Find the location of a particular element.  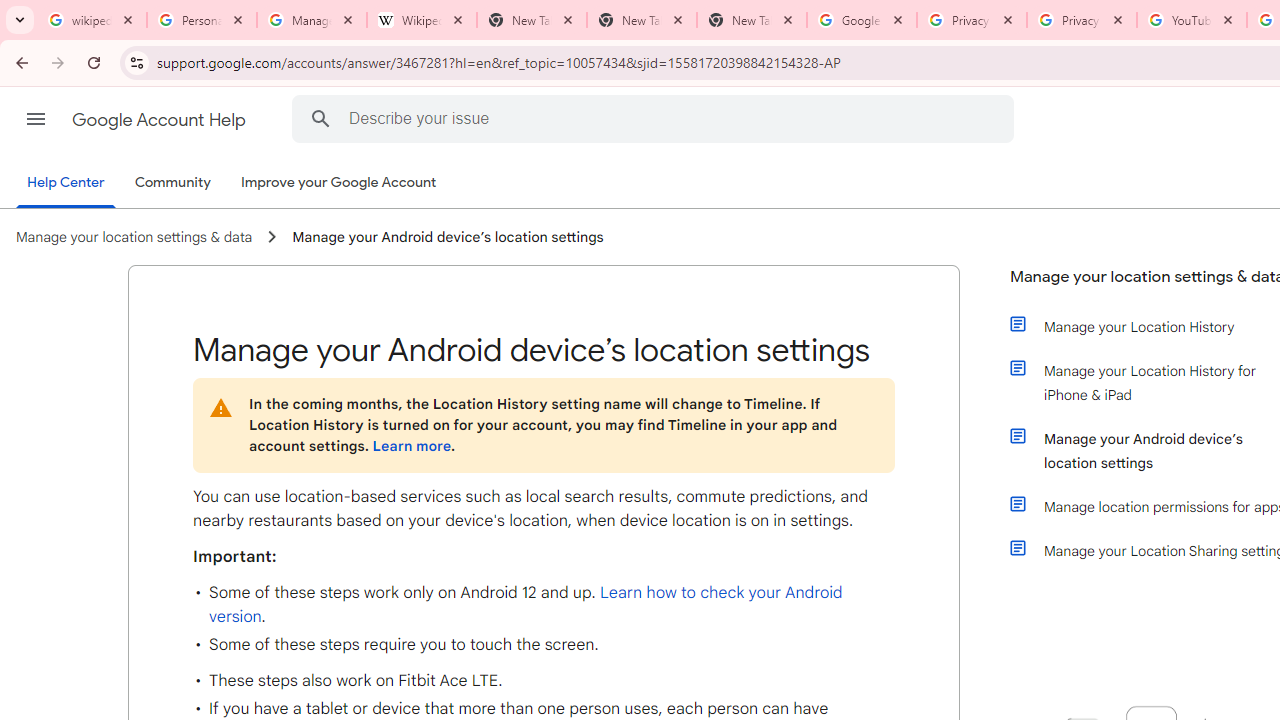

'Google Drive: Sign-in' is located at coordinates (861, 20).